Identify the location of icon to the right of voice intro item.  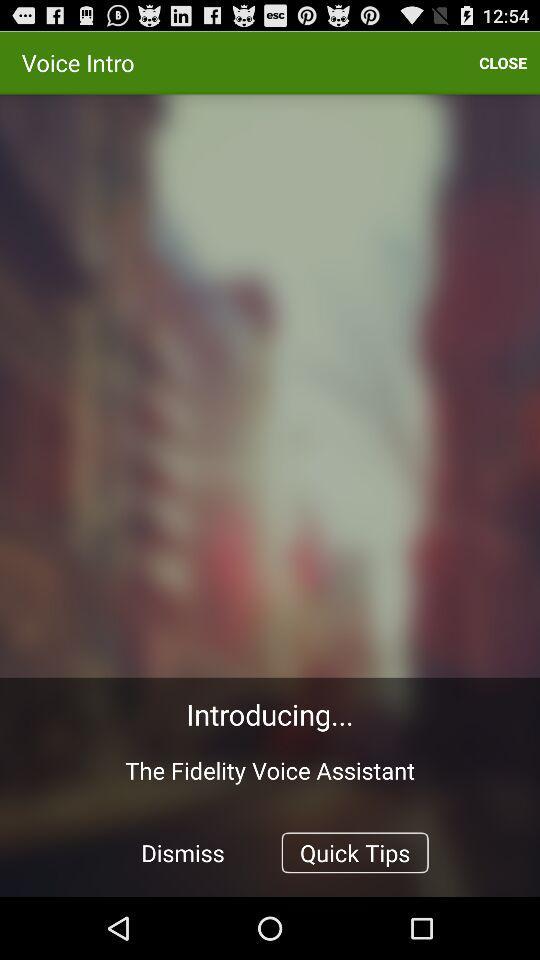
(502, 62).